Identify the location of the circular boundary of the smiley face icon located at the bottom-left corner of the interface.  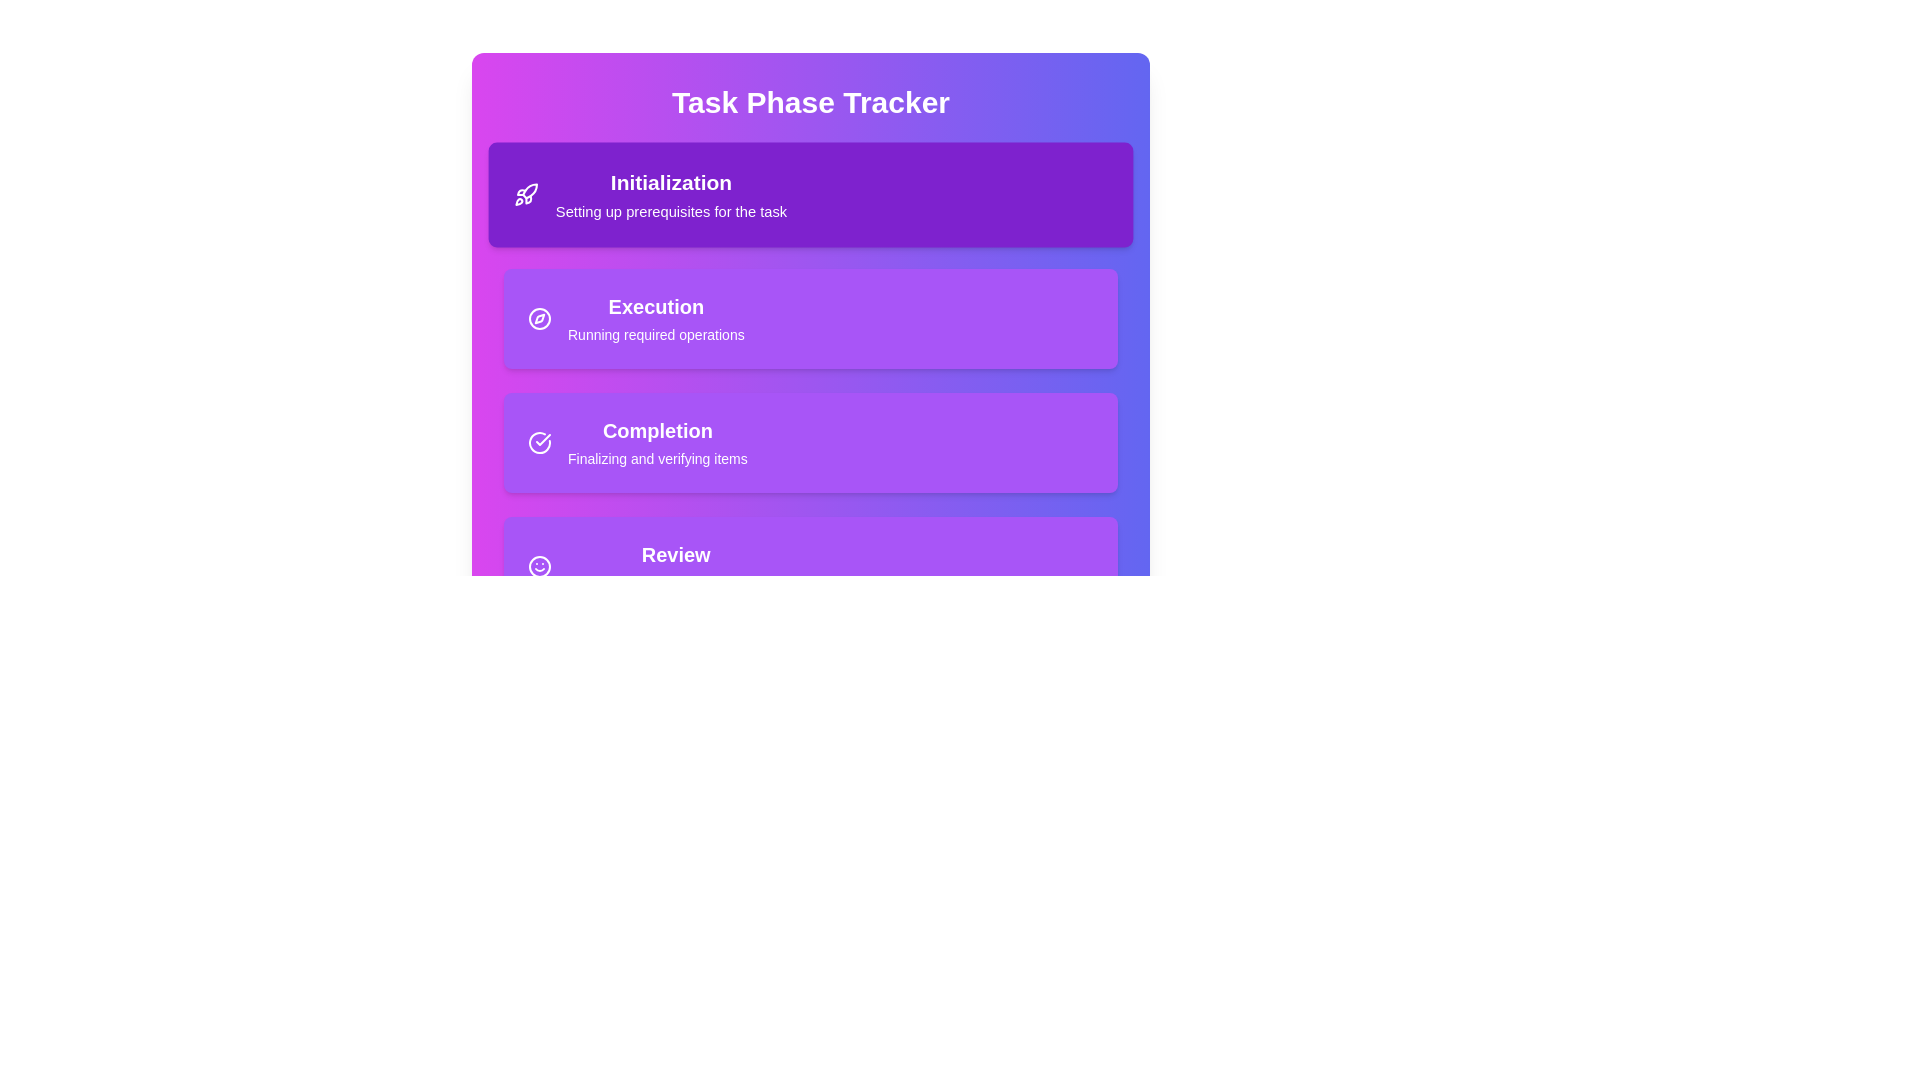
(539, 567).